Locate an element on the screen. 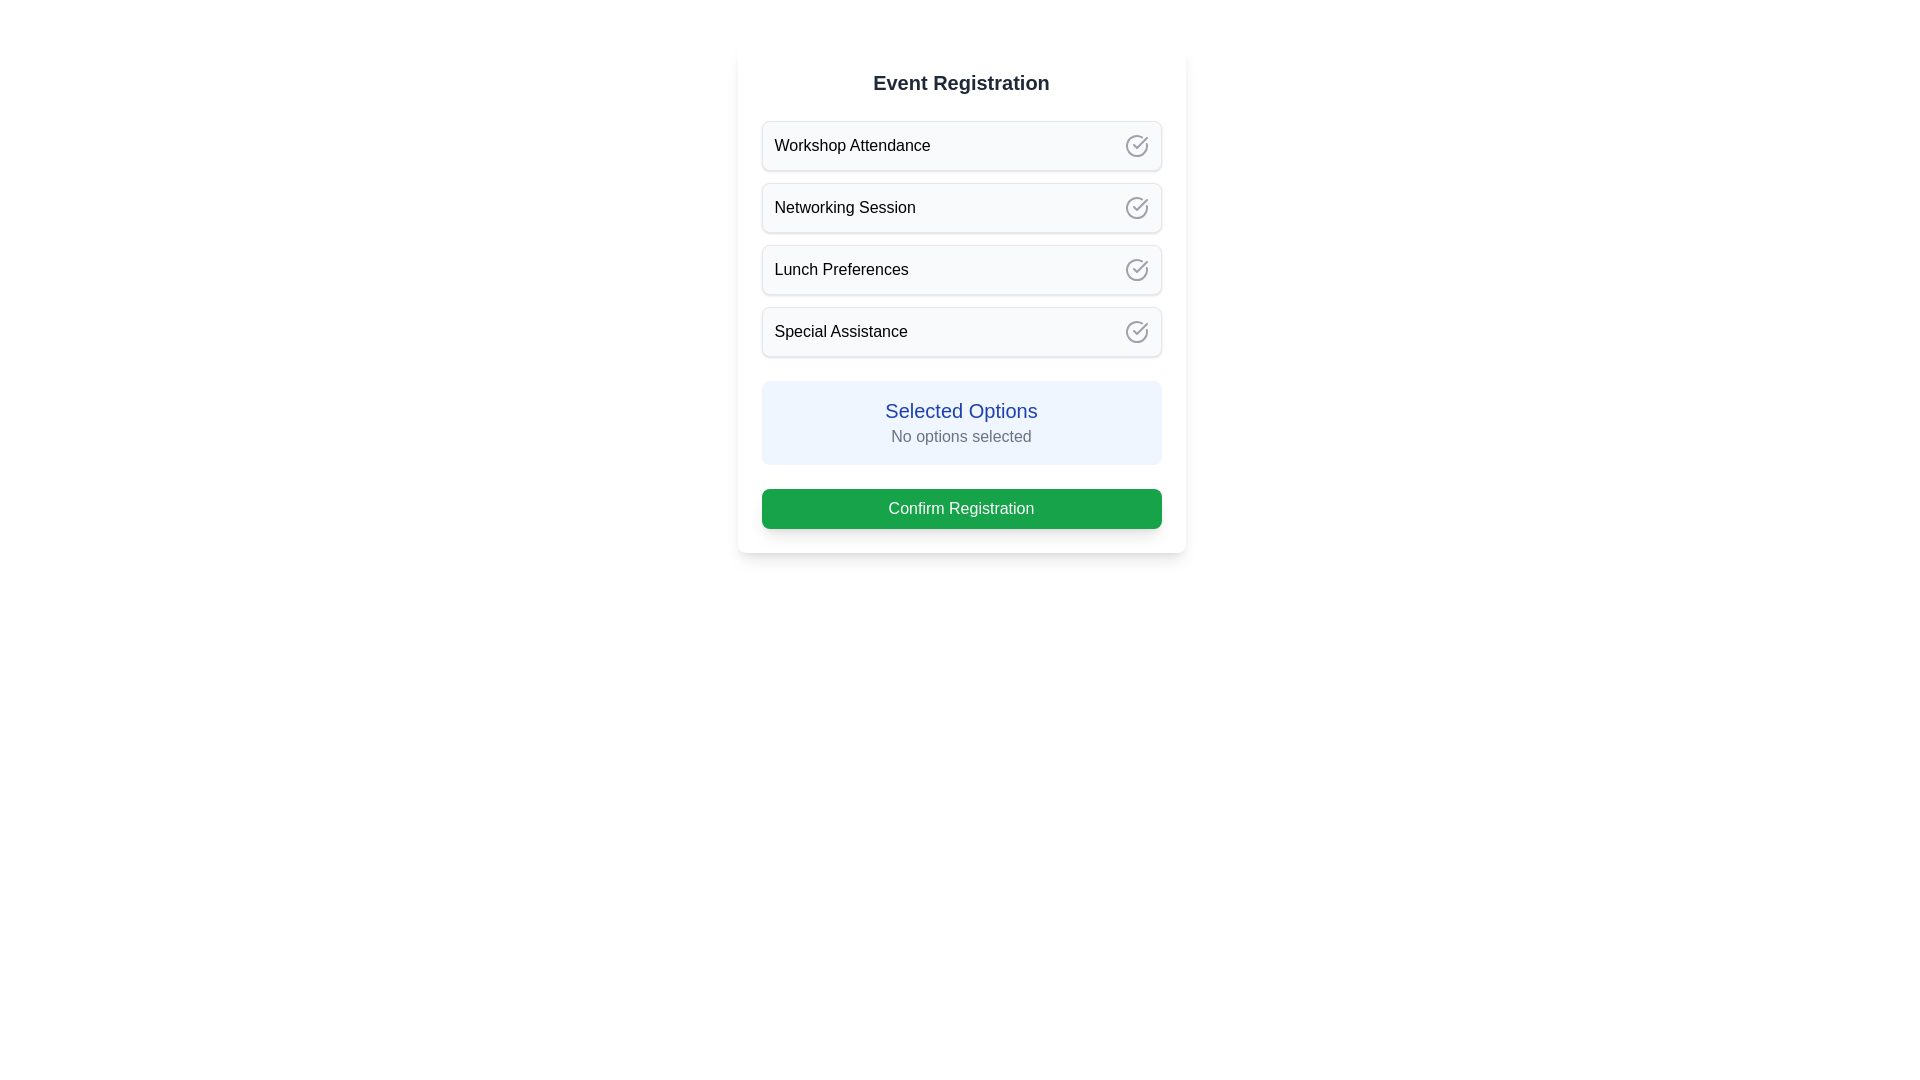 The width and height of the screenshot is (1920, 1080). the 'Confirm Registration' button, which is a green rectangular button with rounded corners and white text, located at the bottom of the 'Event Registration' card is located at coordinates (961, 508).